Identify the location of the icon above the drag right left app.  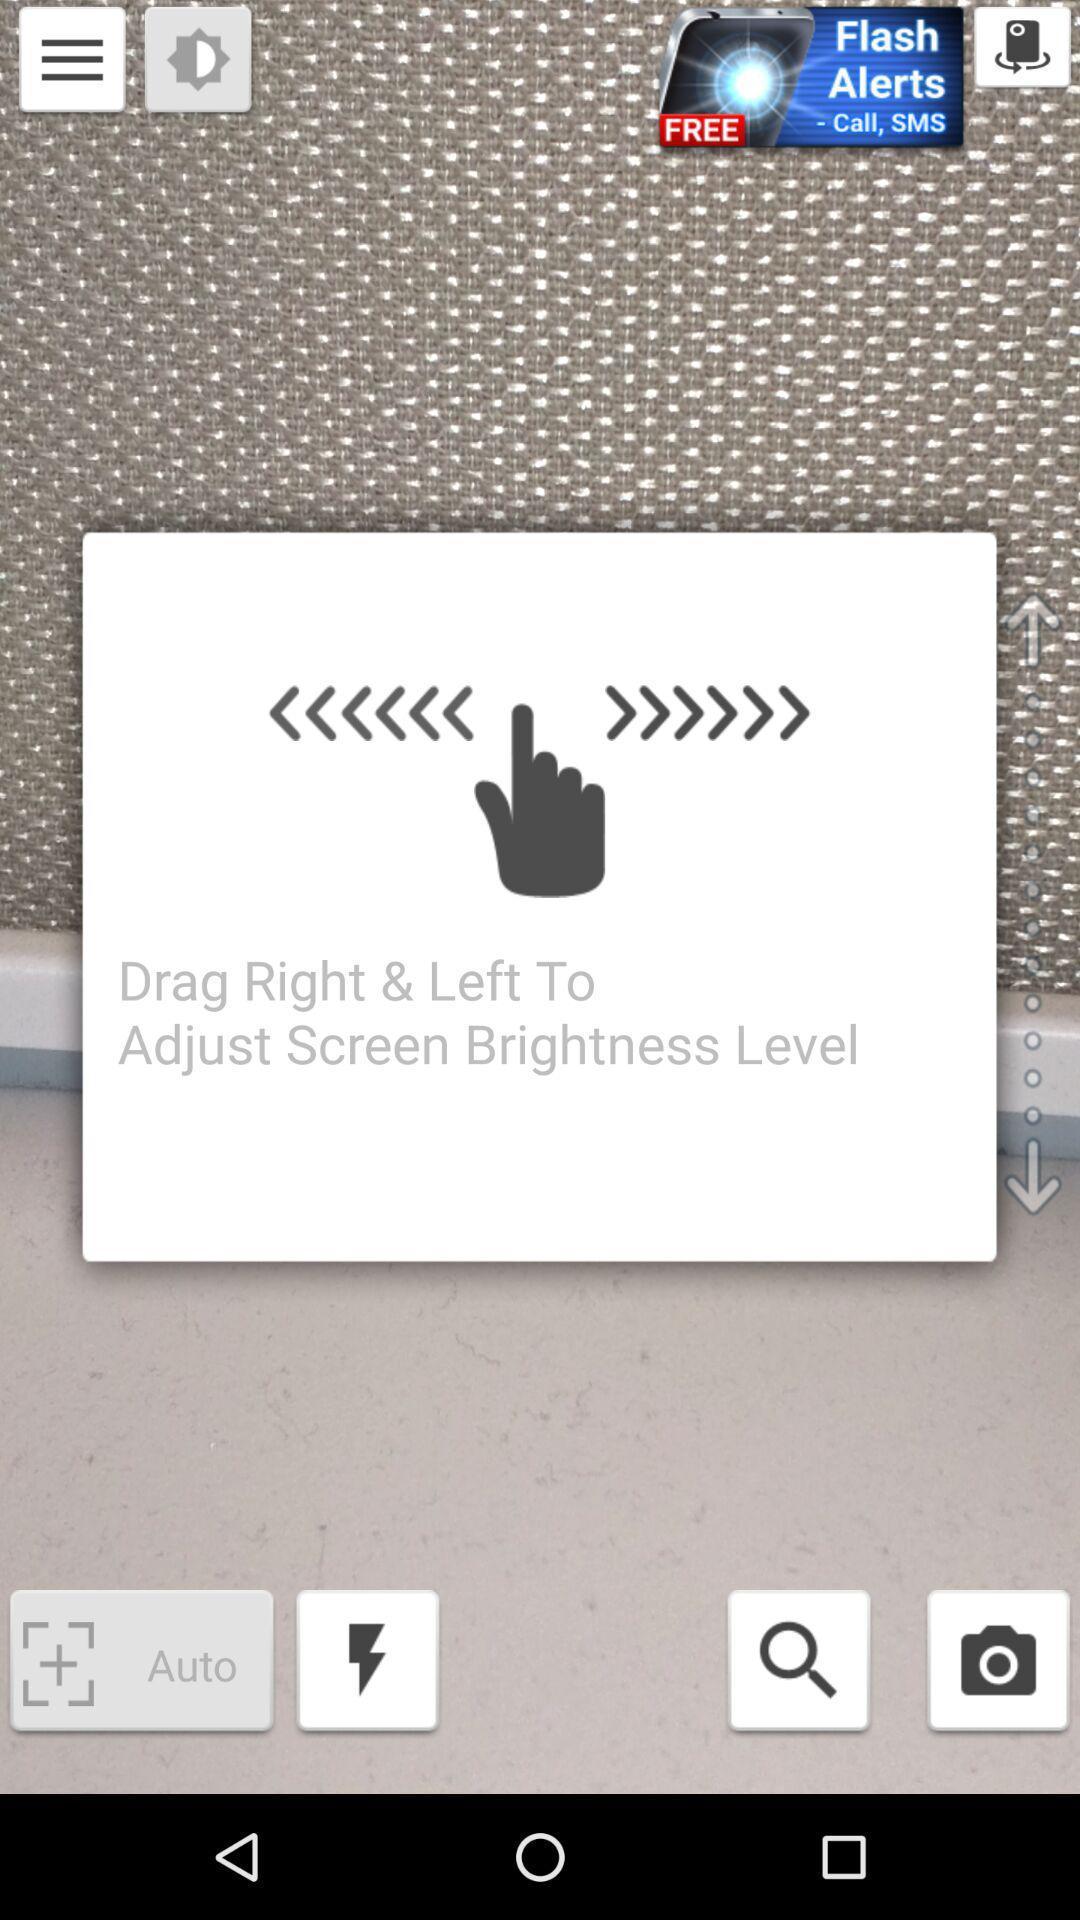
(71, 62).